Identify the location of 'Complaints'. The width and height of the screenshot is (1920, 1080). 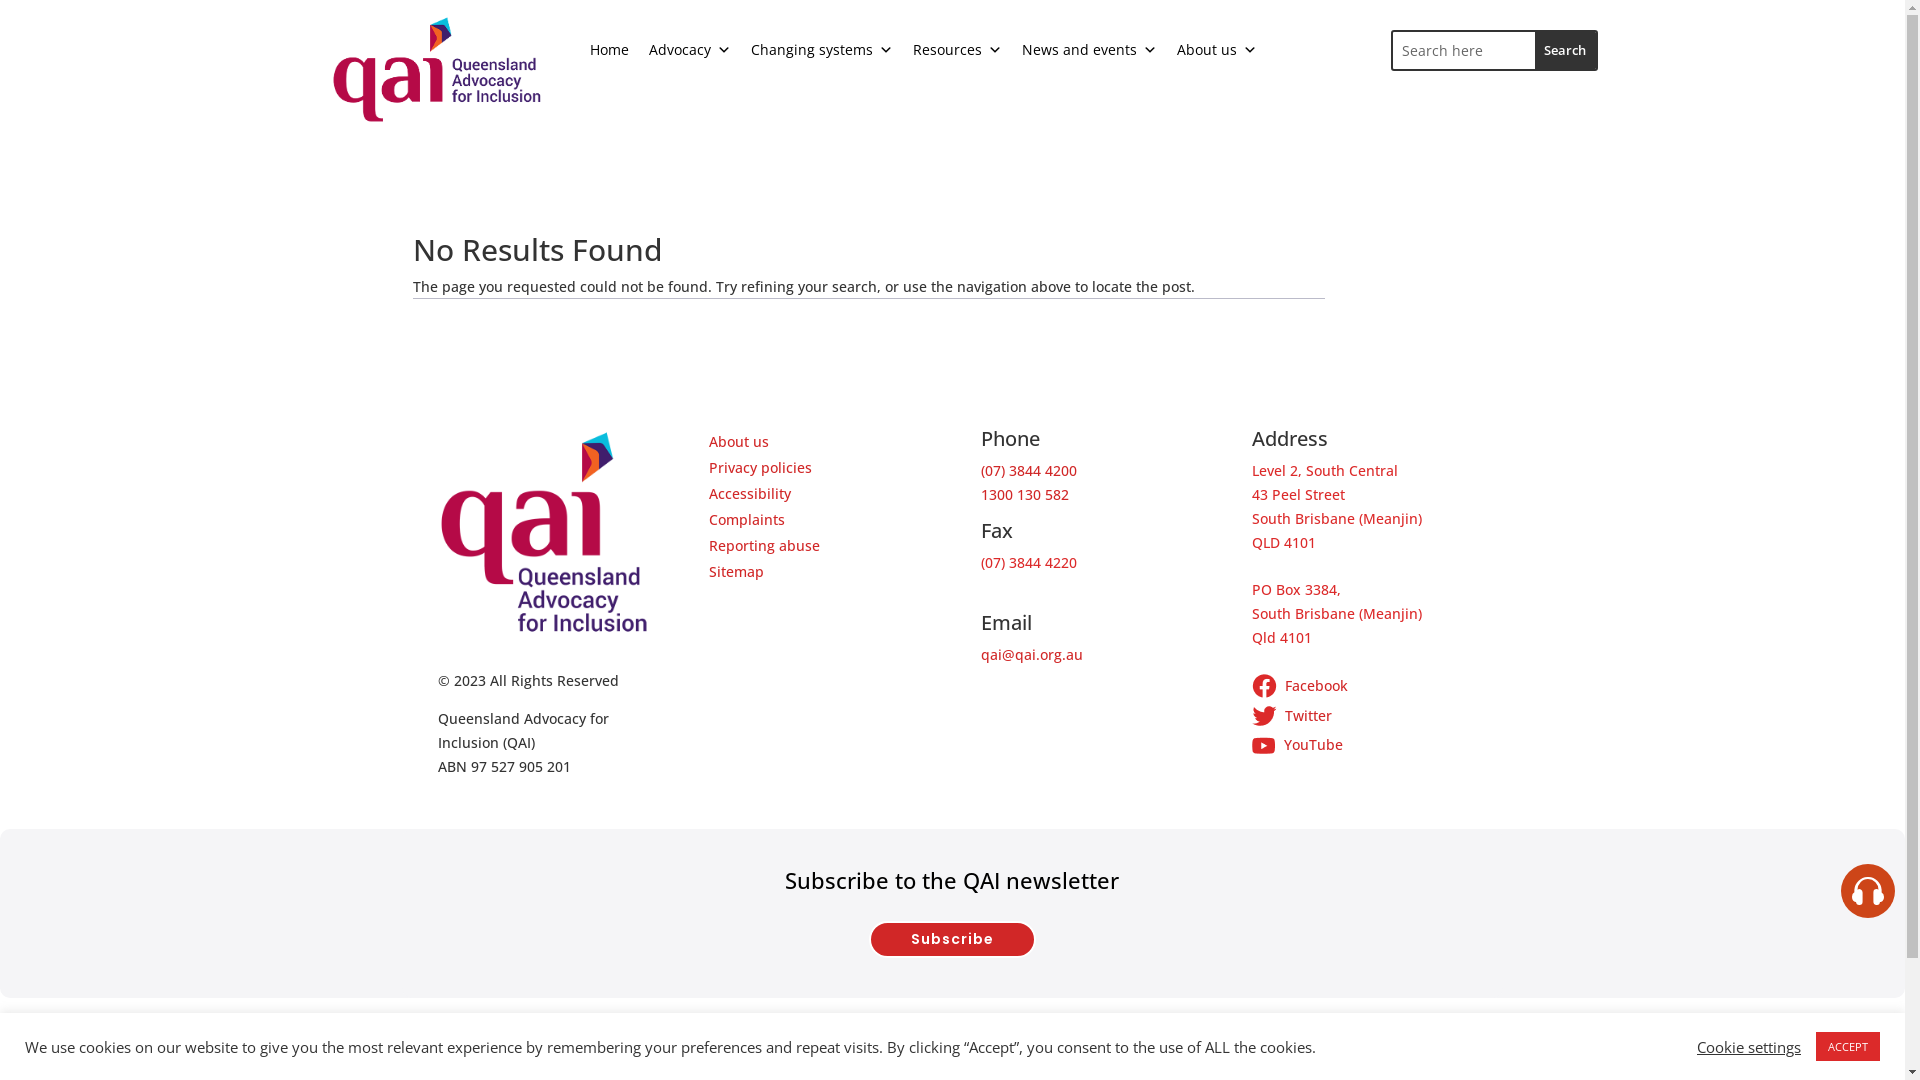
(746, 518).